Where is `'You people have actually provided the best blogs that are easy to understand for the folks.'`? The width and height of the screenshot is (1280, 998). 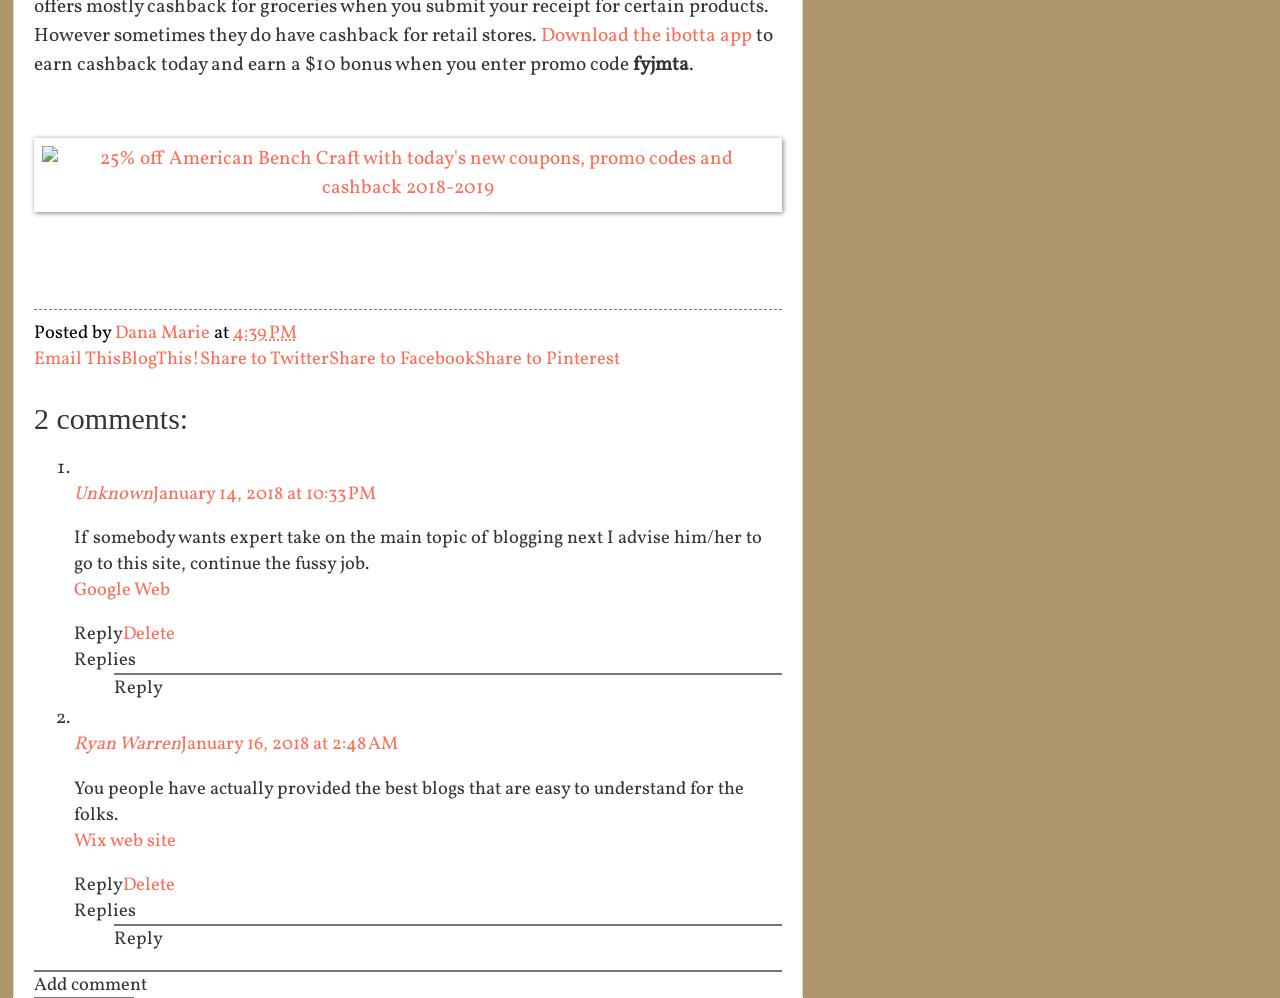
'You people have actually provided the best blogs that are easy to understand for the folks.' is located at coordinates (407, 800).